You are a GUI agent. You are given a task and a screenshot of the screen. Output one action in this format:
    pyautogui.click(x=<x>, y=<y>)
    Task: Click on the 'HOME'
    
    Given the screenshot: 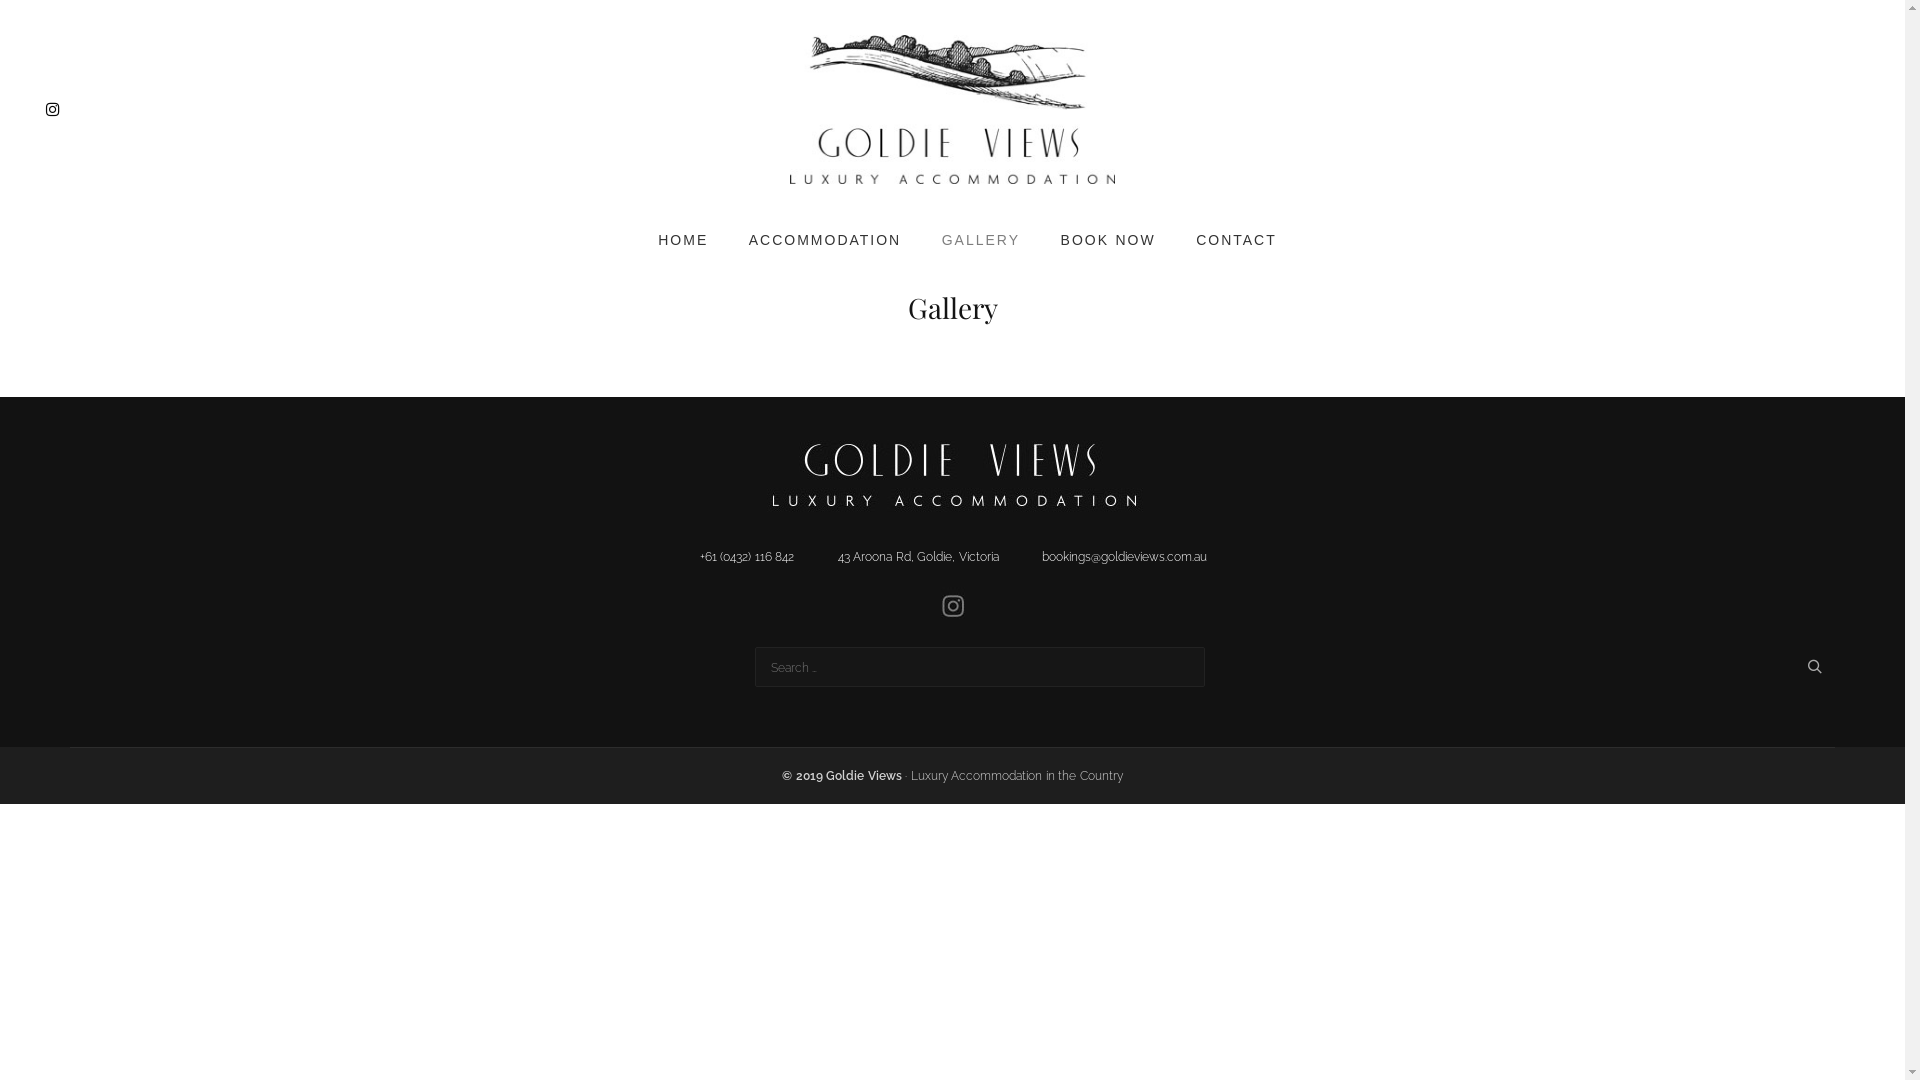 What is the action you would take?
    pyautogui.click(x=682, y=238)
    